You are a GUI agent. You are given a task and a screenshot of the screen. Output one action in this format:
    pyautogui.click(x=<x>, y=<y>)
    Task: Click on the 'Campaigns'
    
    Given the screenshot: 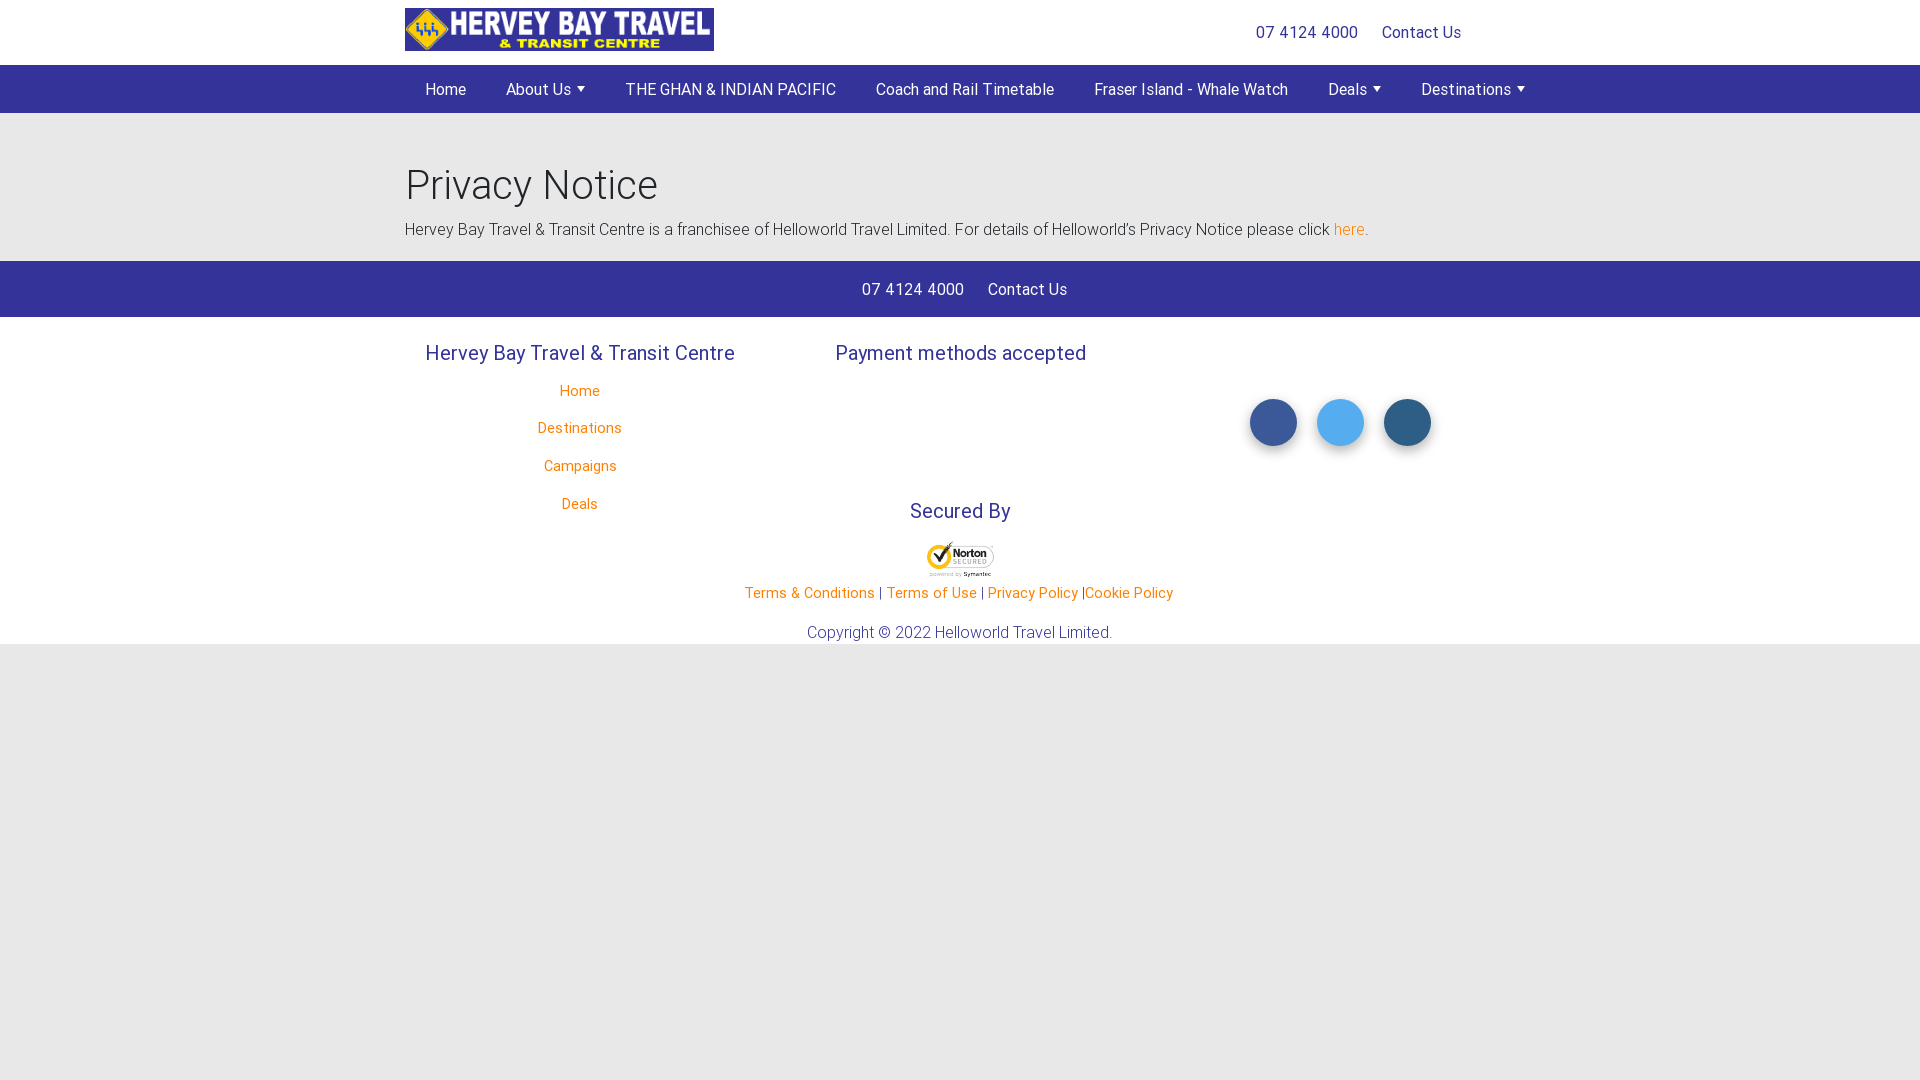 What is the action you would take?
    pyautogui.click(x=579, y=466)
    